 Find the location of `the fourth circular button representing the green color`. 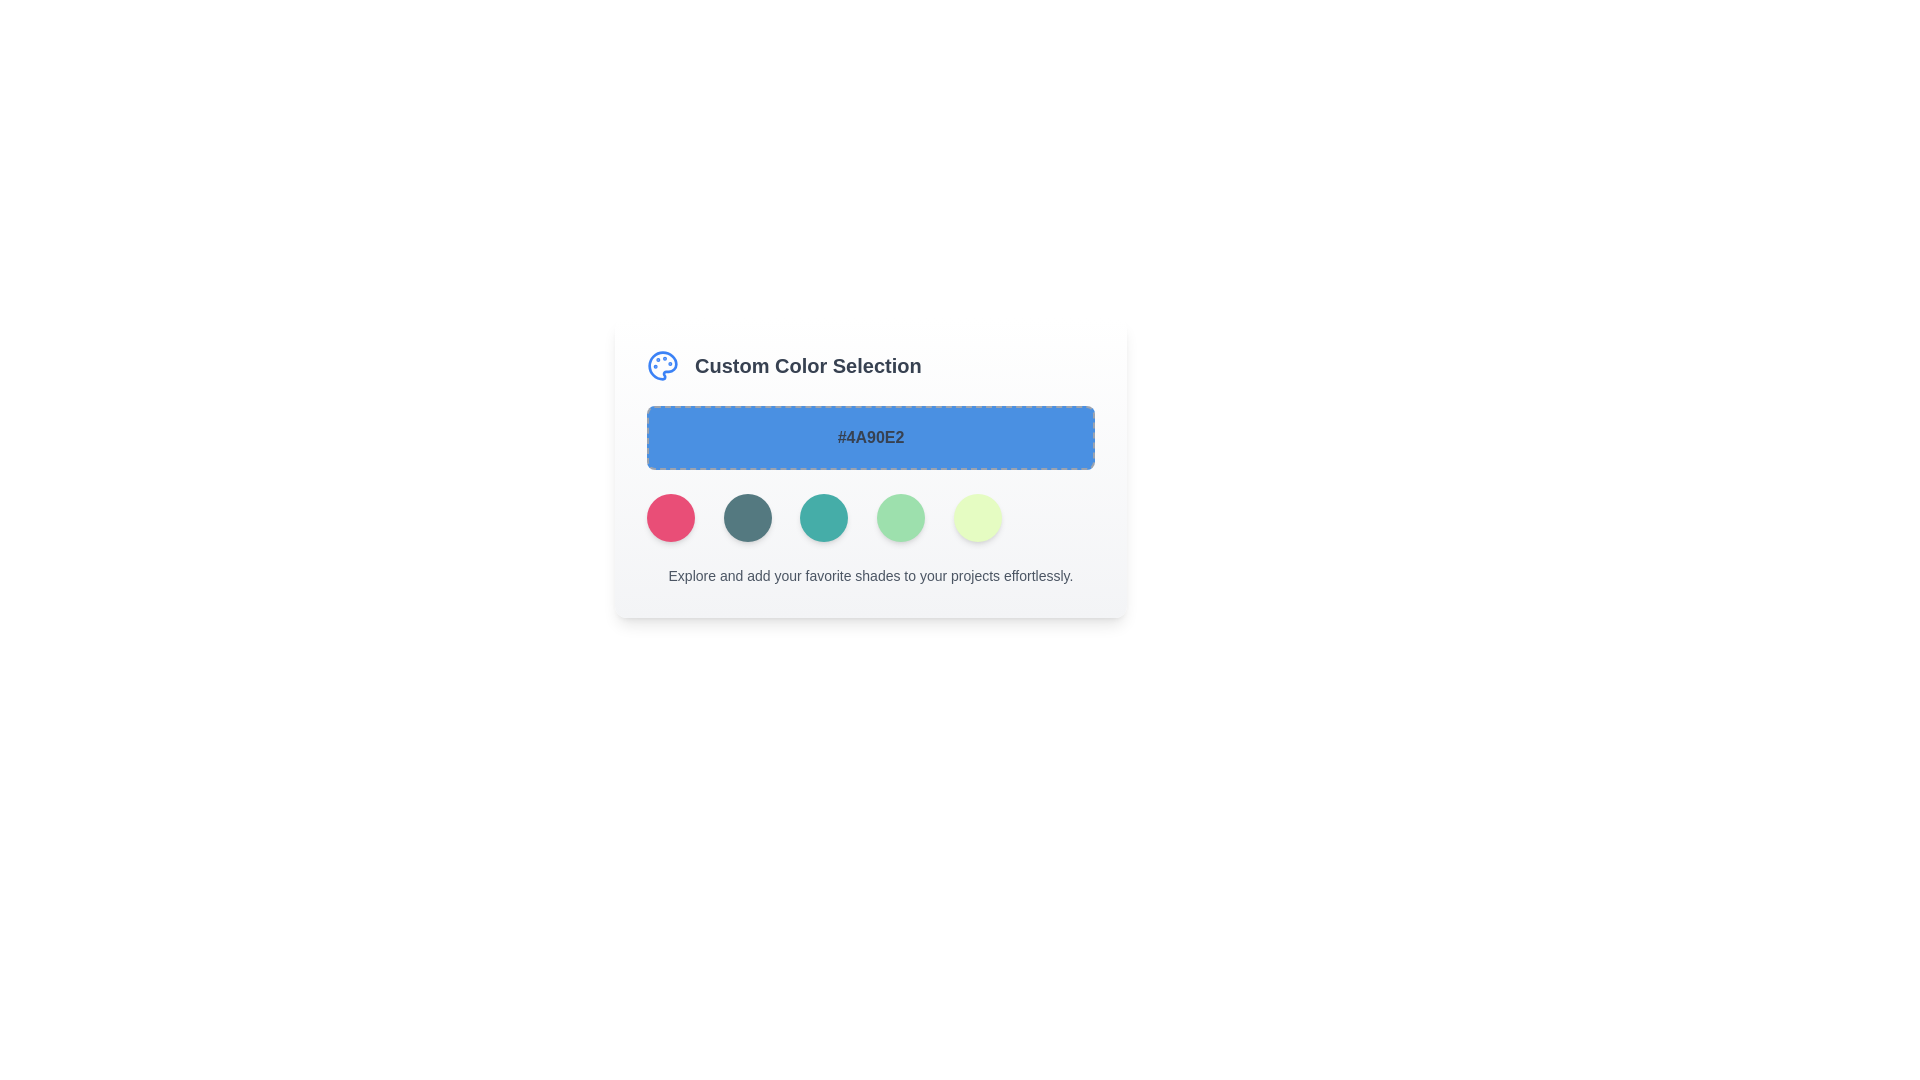

the fourth circular button representing the green color is located at coordinates (900, 516).